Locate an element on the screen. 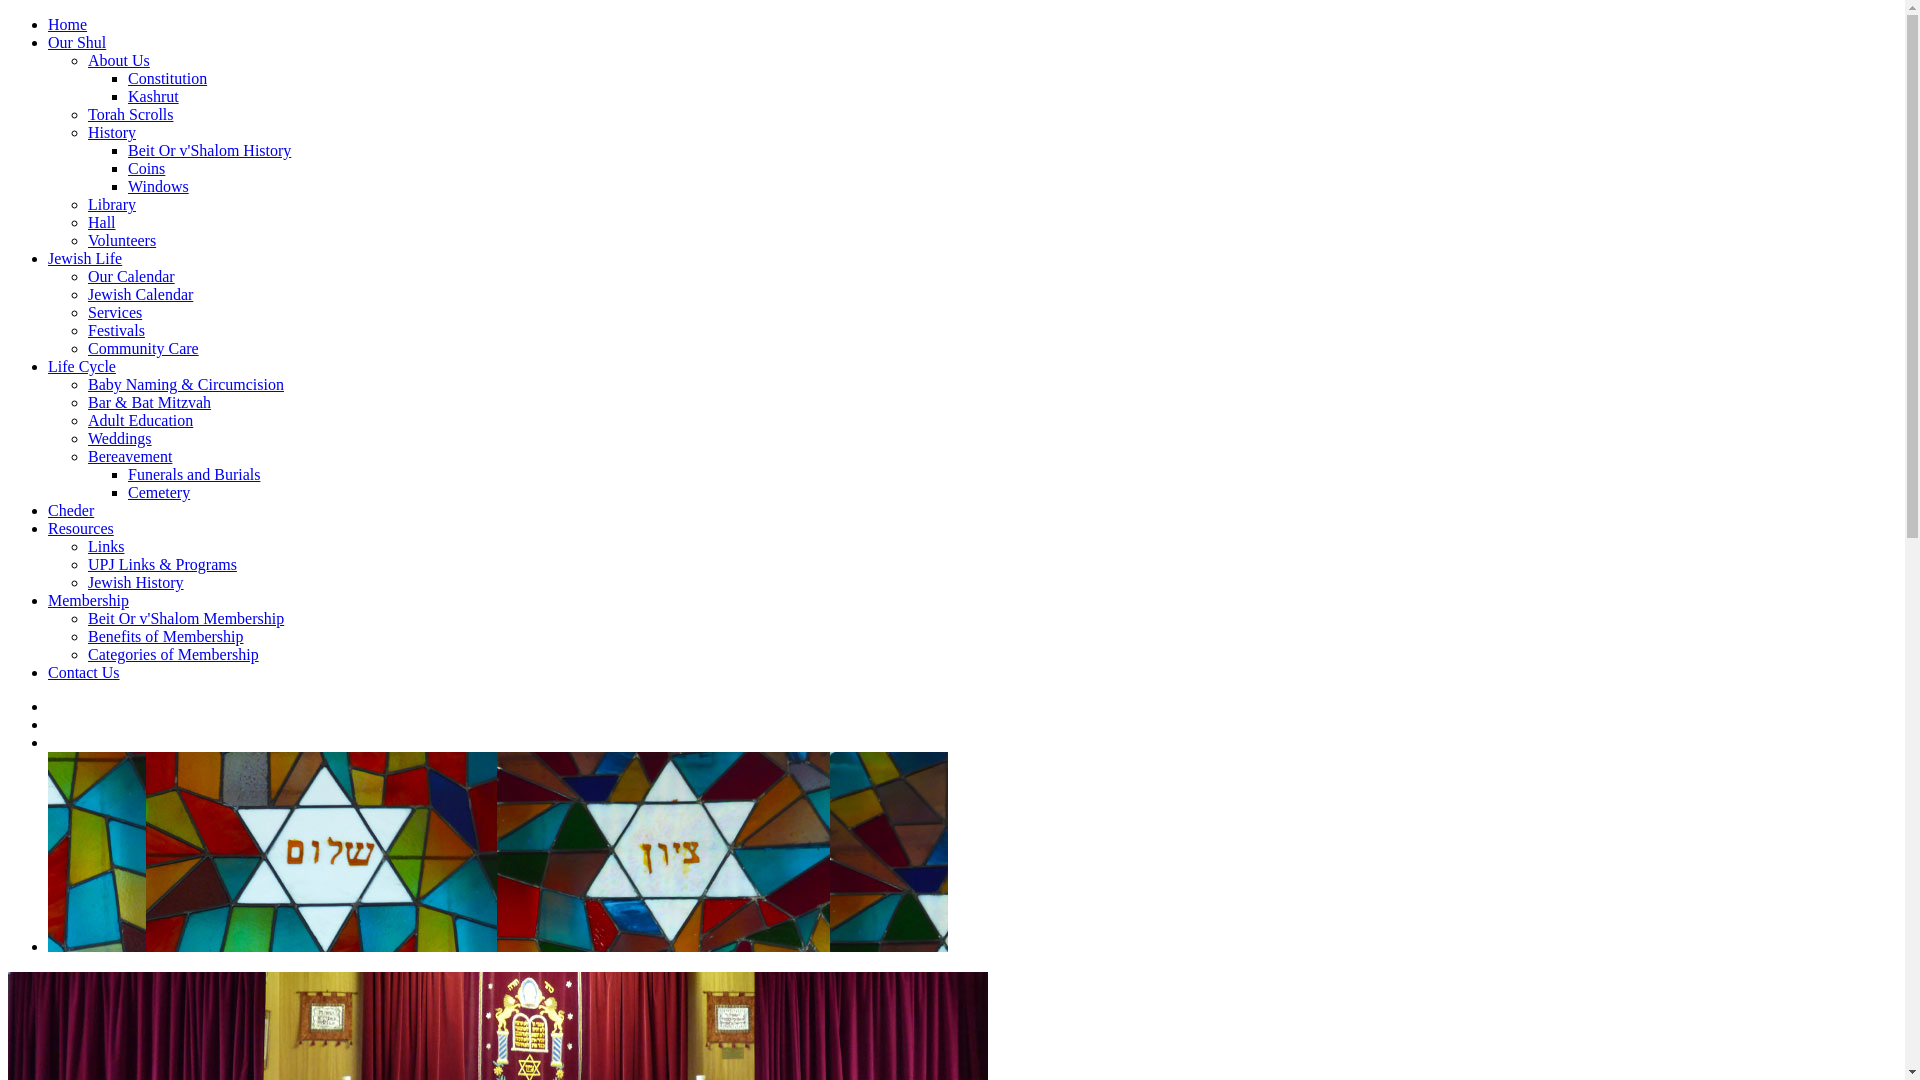 Image resolution: width=1920 pixels, height=1080 pixels. 'Cheder' is located at coordinates (71, 509).